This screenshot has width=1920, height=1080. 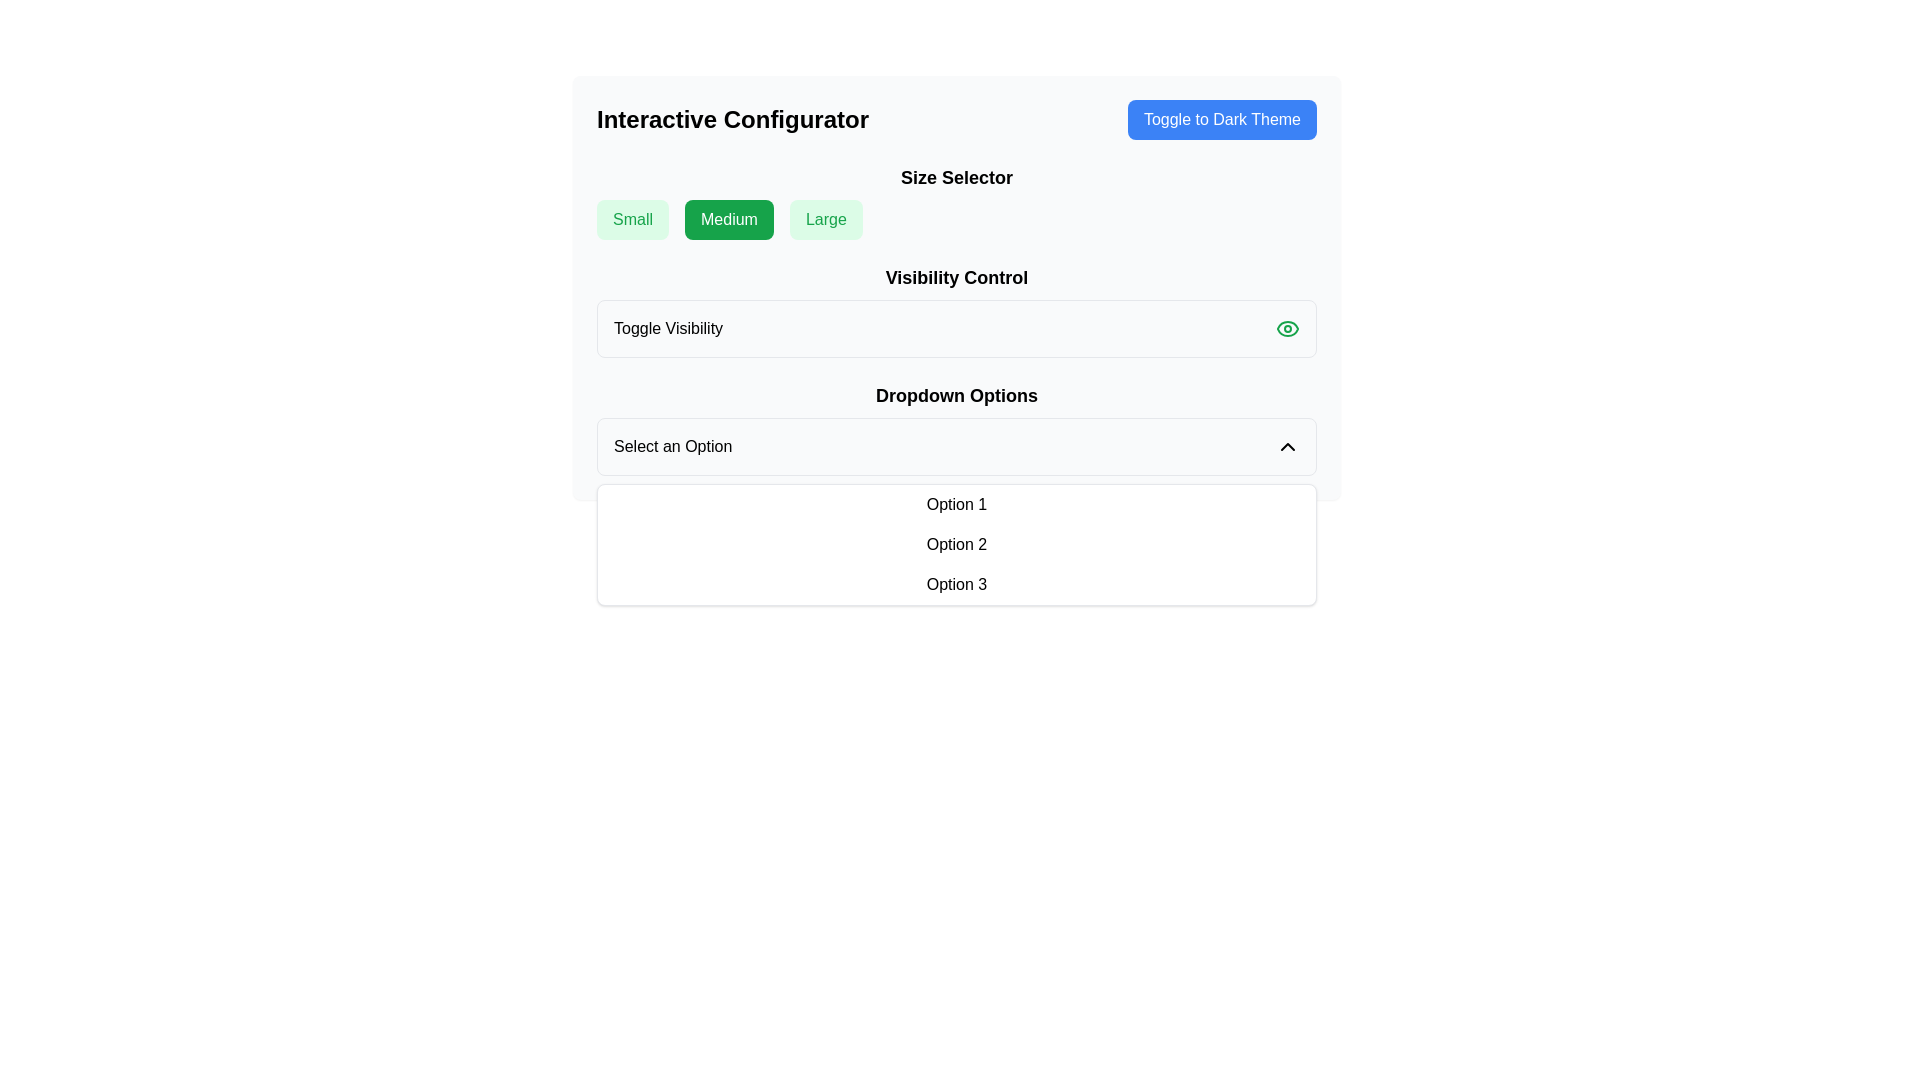 What do you see at coordinates (955, 277) in the screenshot?
I see `the header label indicating visibility settings, located centrally above the 'Toggle Visibility' element and below the 'Size Selector' section` at bounding box center [955, 277].